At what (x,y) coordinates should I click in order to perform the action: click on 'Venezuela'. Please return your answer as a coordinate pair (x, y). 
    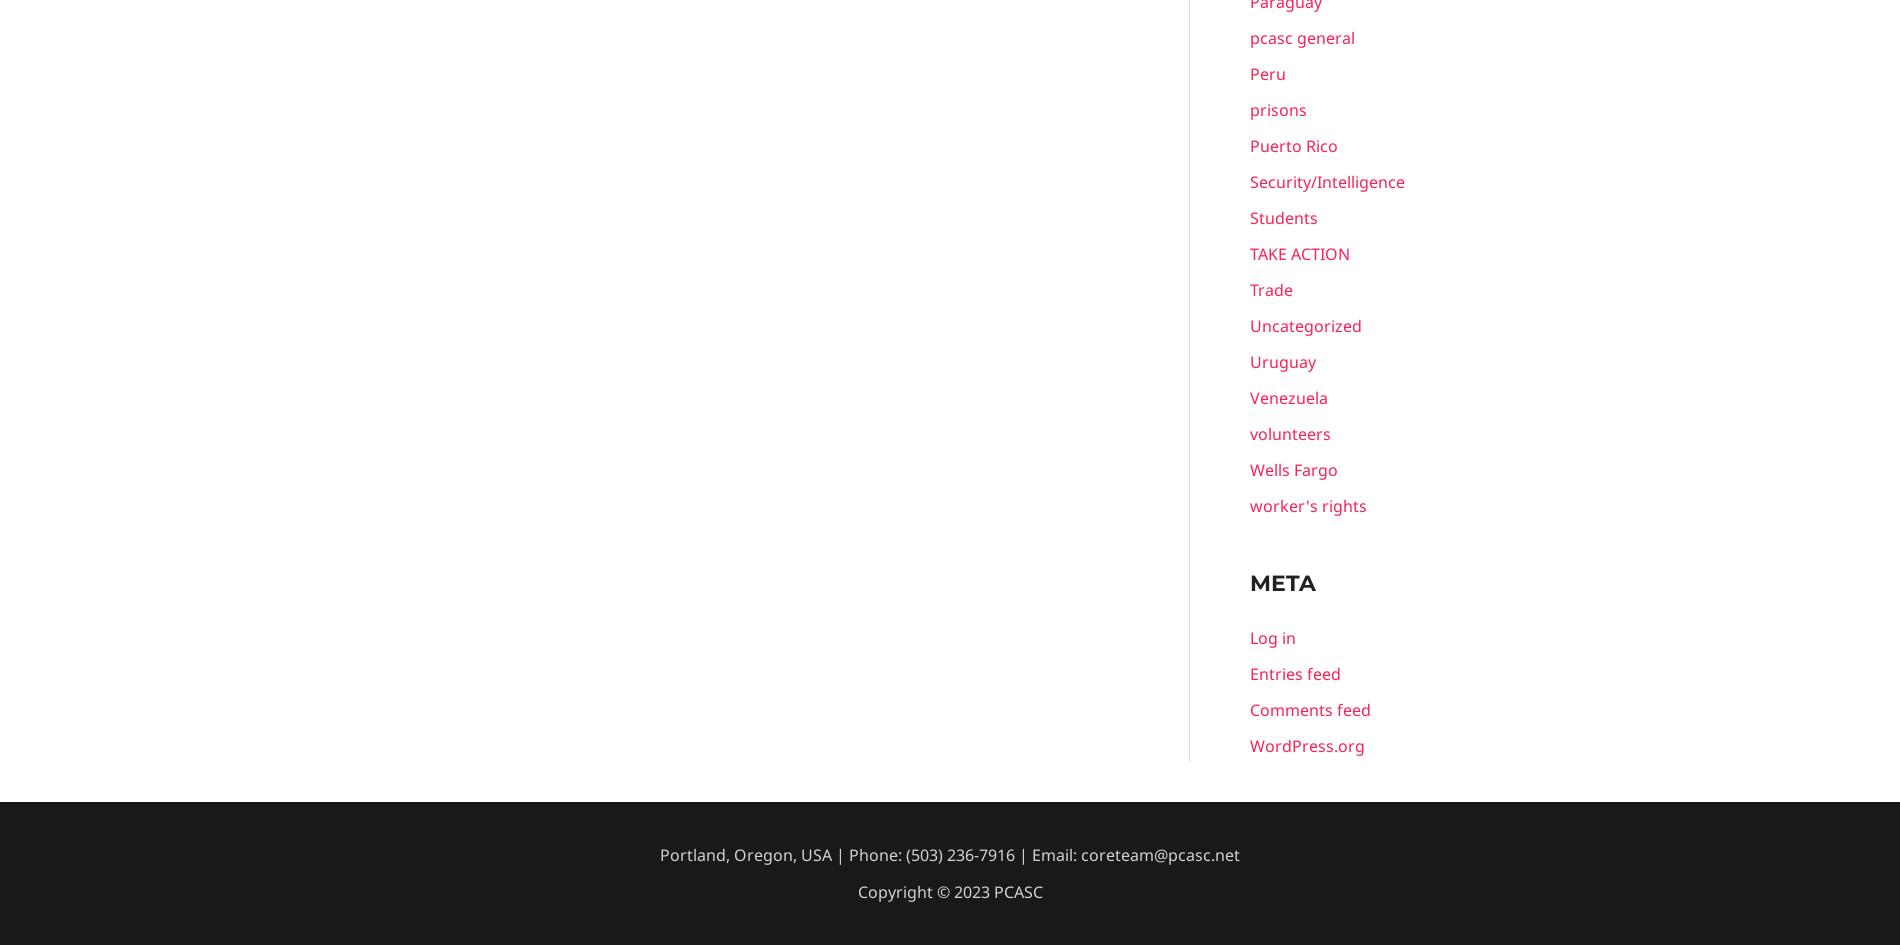
    Looking at the image, I should click on (1287, 397).